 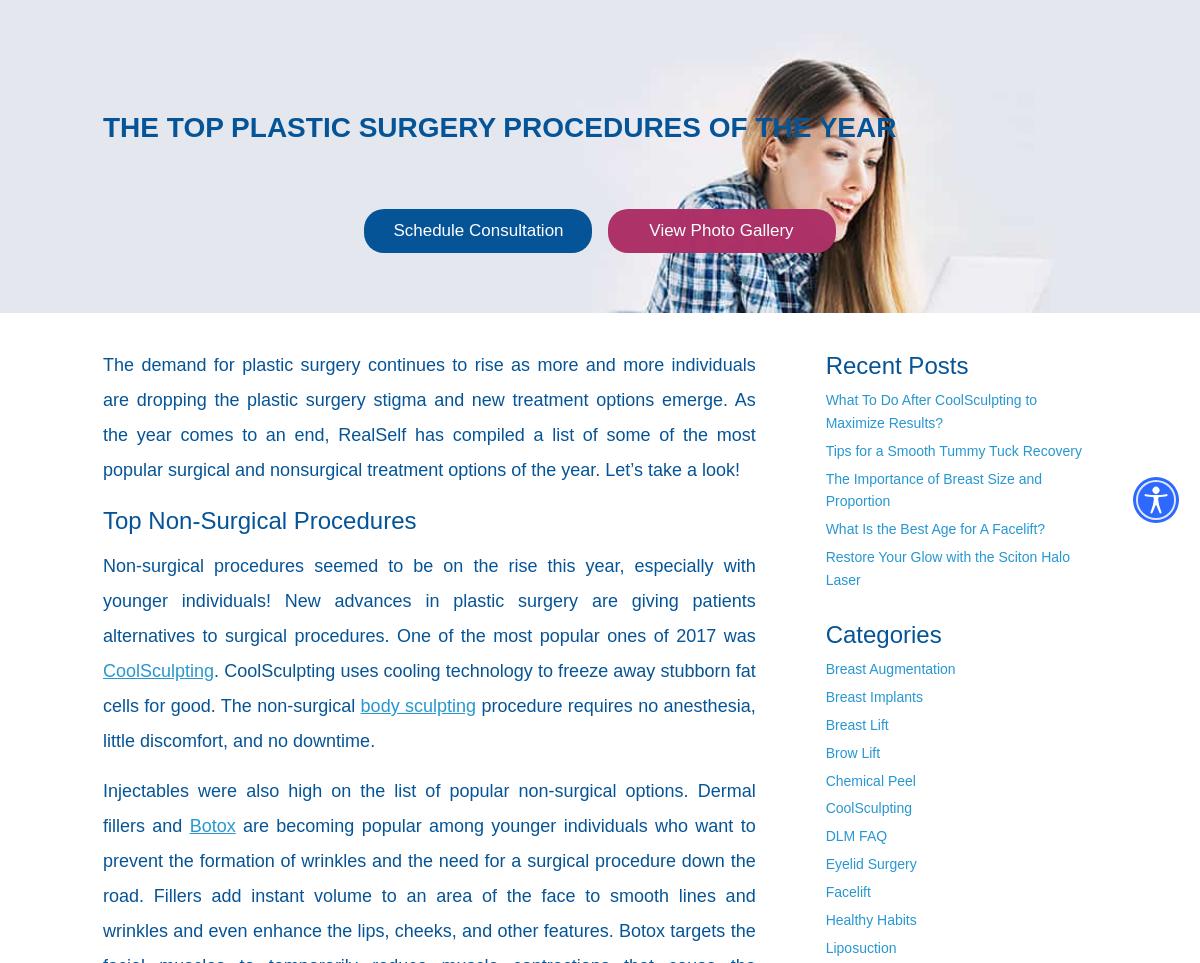 I want to click on 'About', so click(x=287, y=17).